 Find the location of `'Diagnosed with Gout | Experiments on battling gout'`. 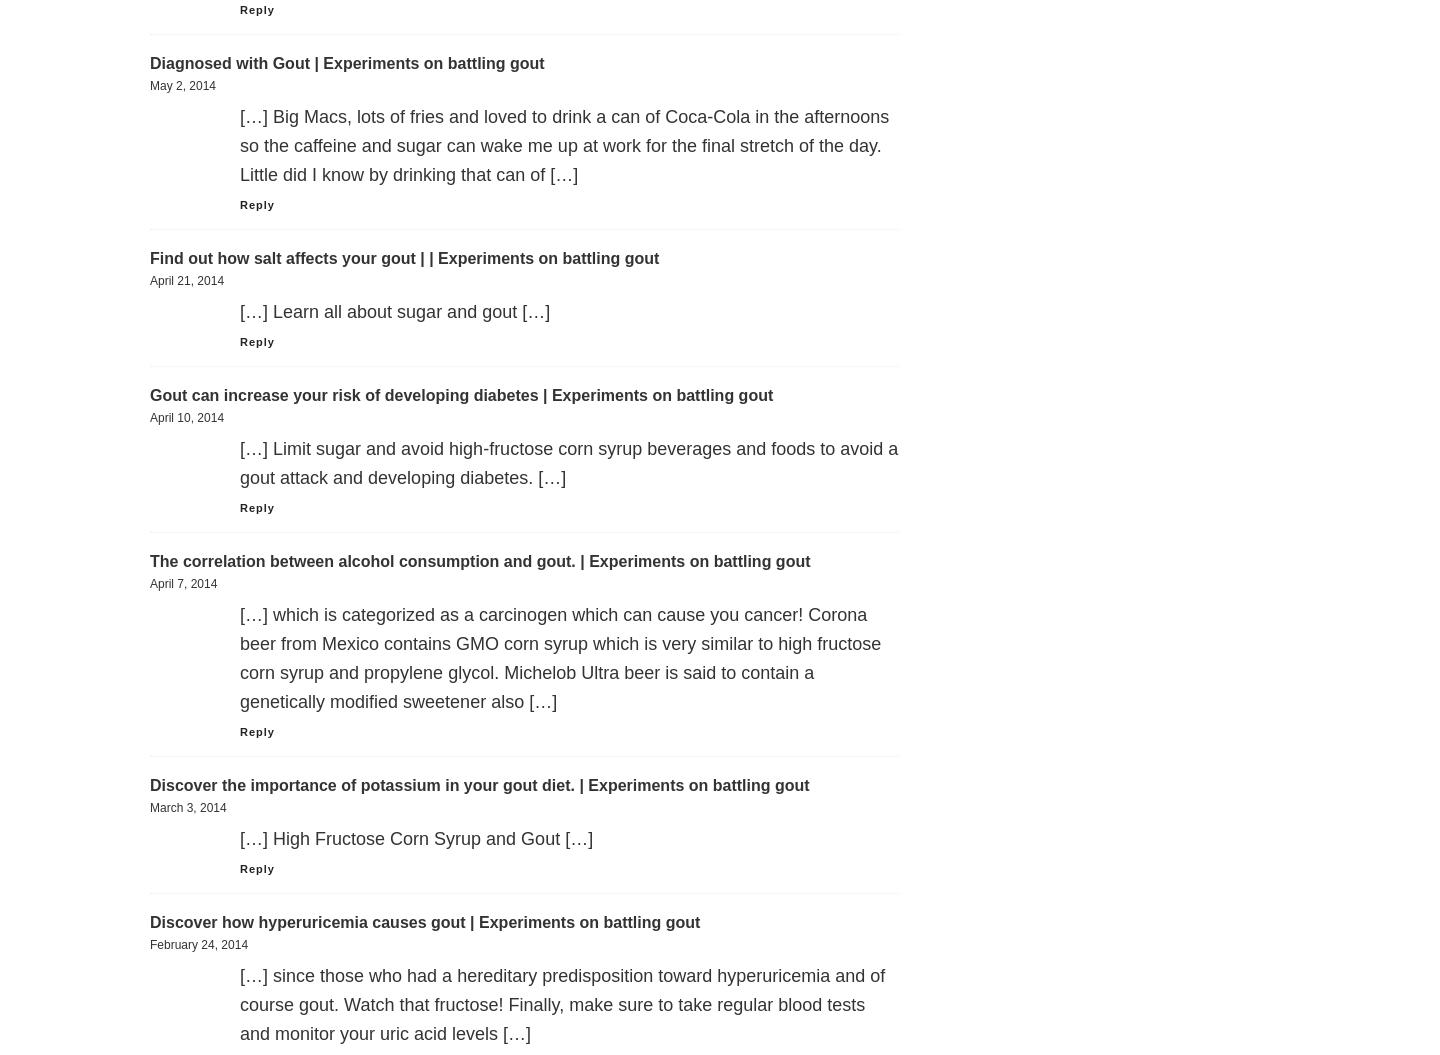

'Diagnosed with Gout | Experiments on battling gout' is located at coordinates (347, 62).